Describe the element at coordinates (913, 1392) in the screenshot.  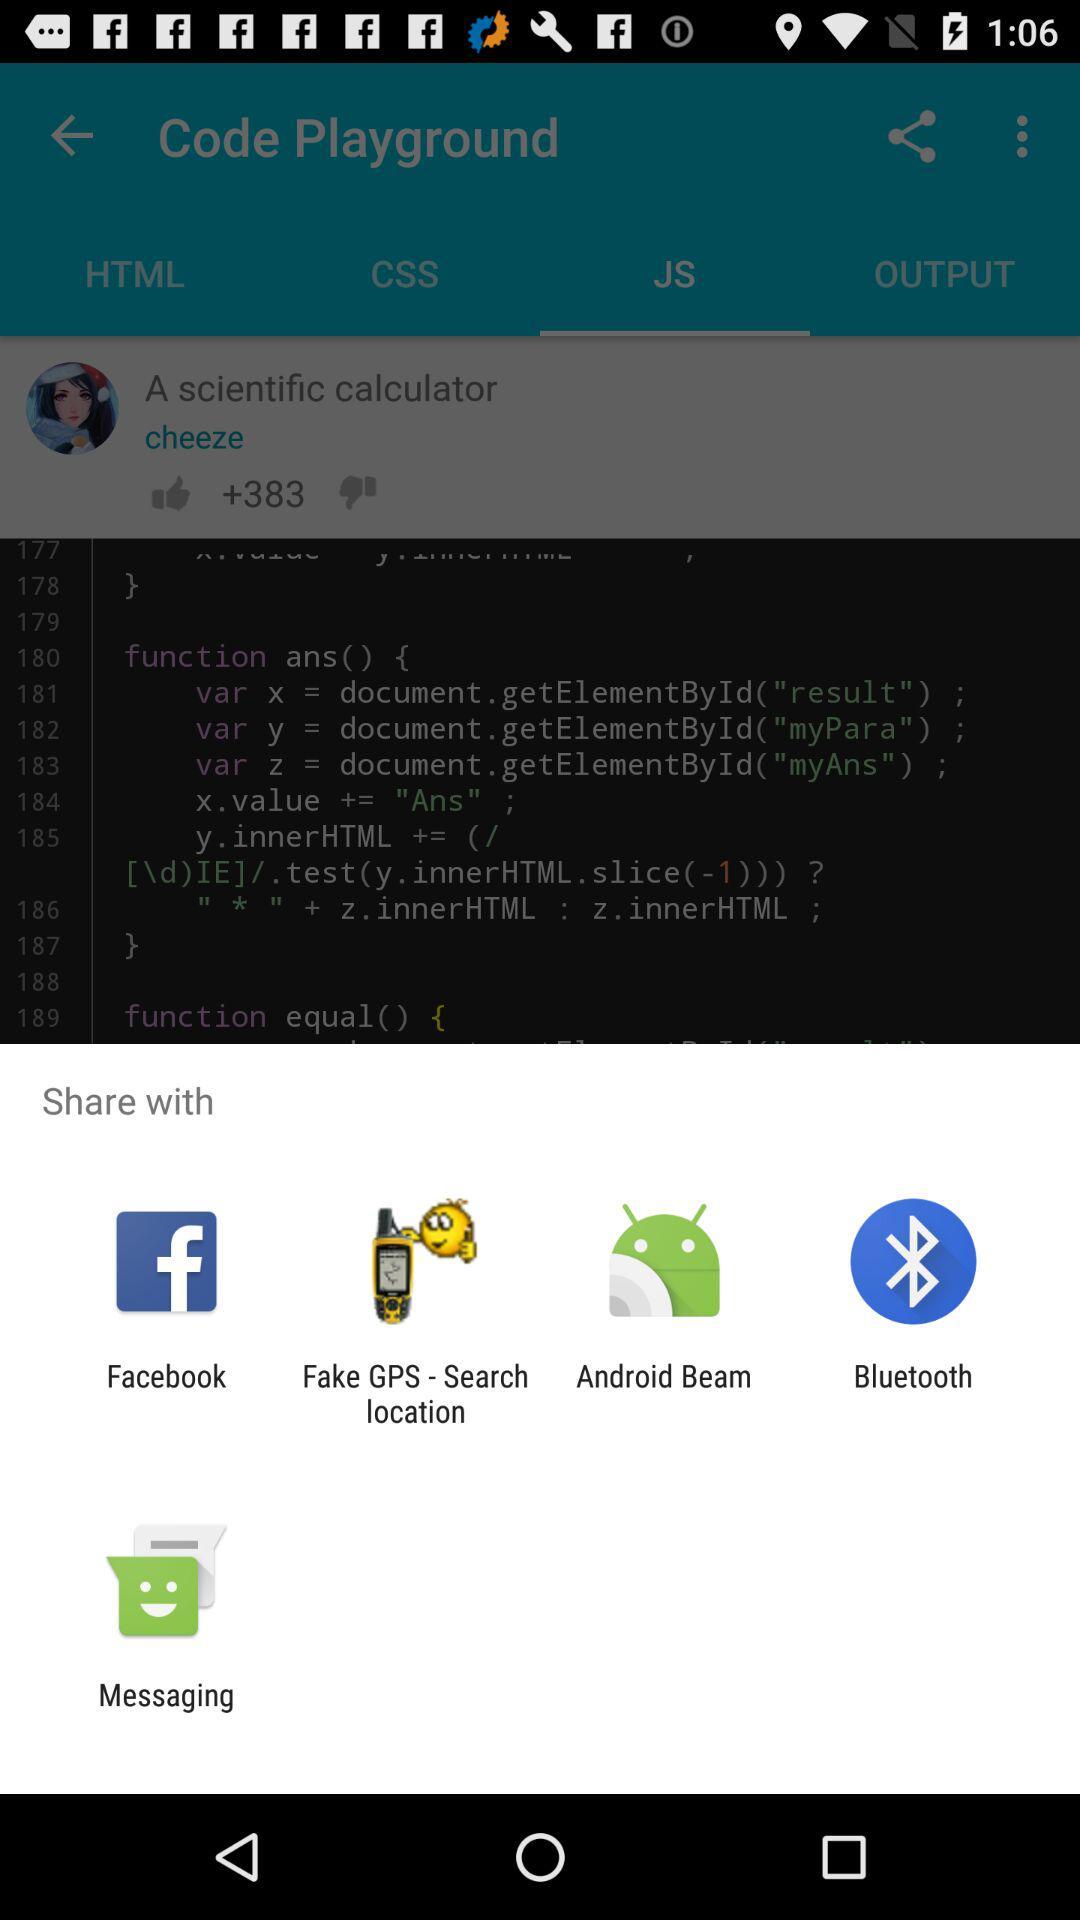
I see `the bluetooth app` at that location.